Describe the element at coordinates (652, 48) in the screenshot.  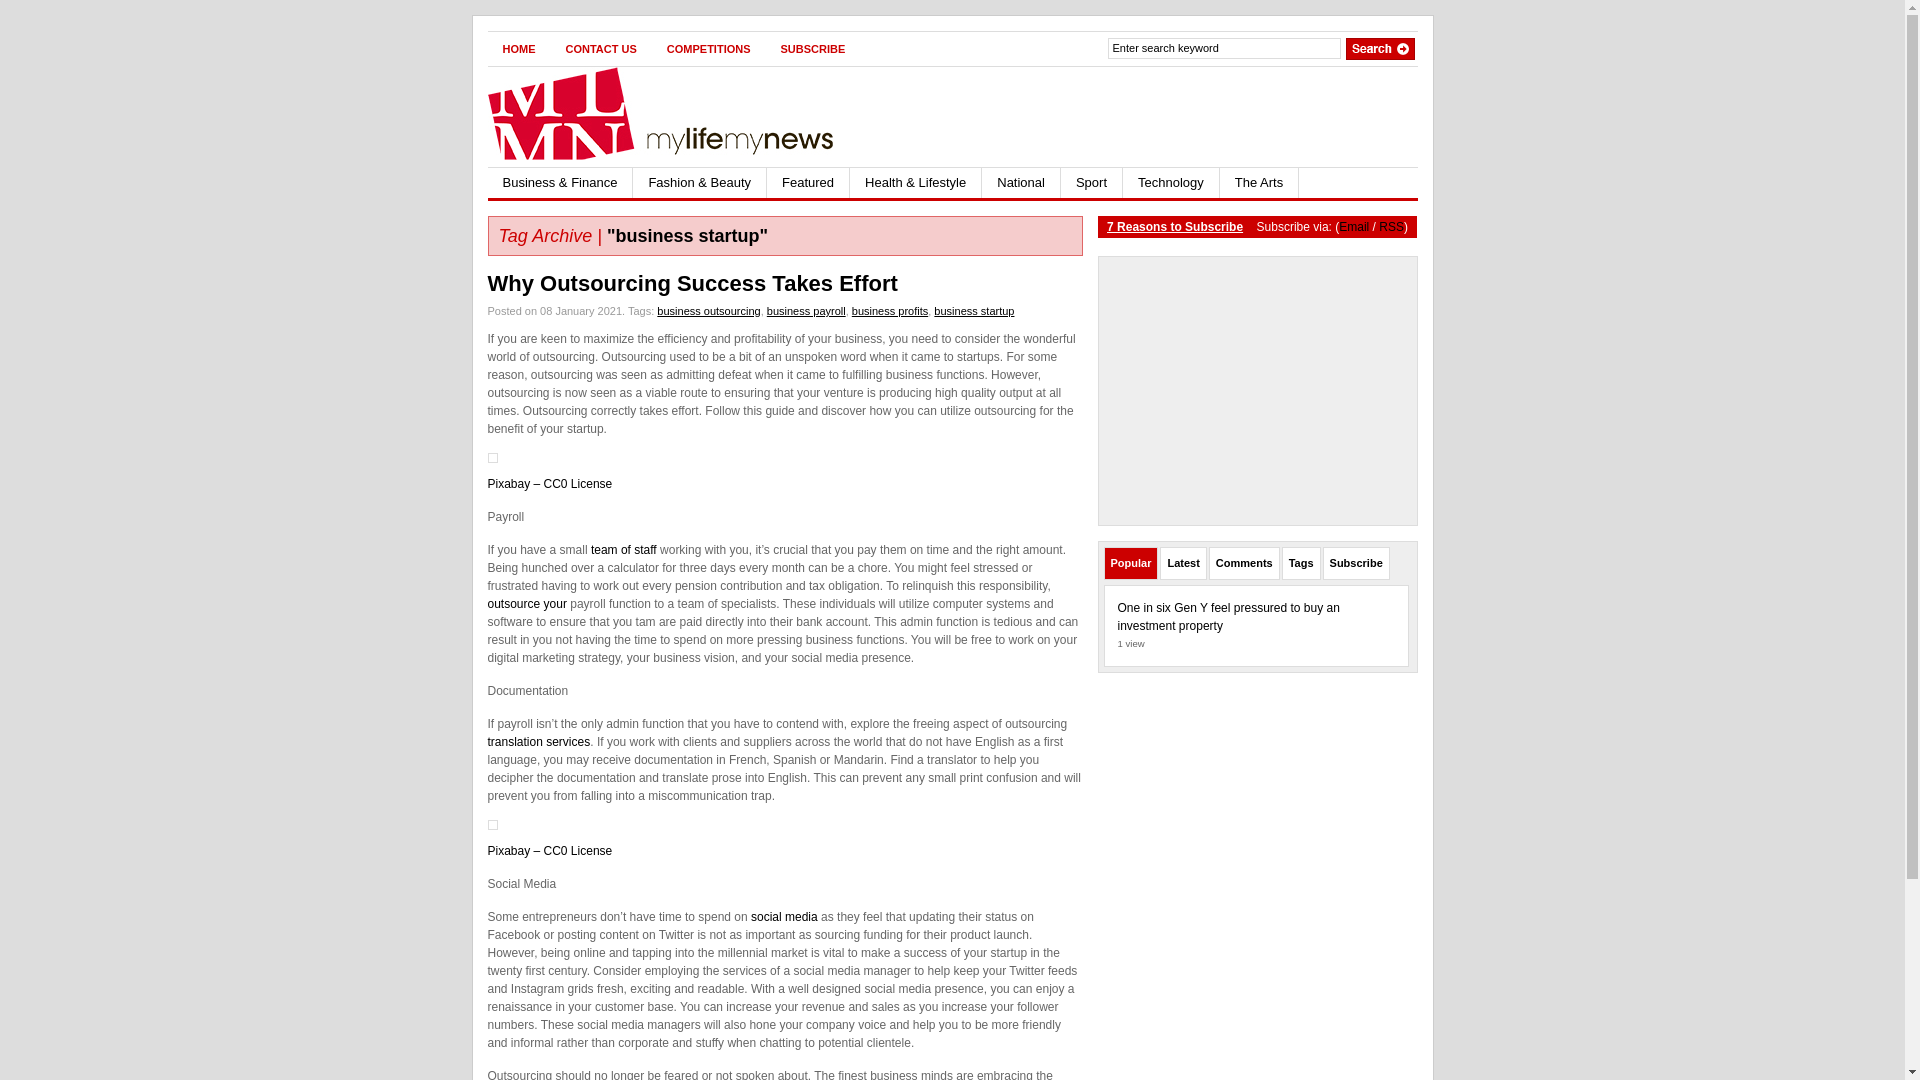
I see `'COMPETITIONS'` at that location.